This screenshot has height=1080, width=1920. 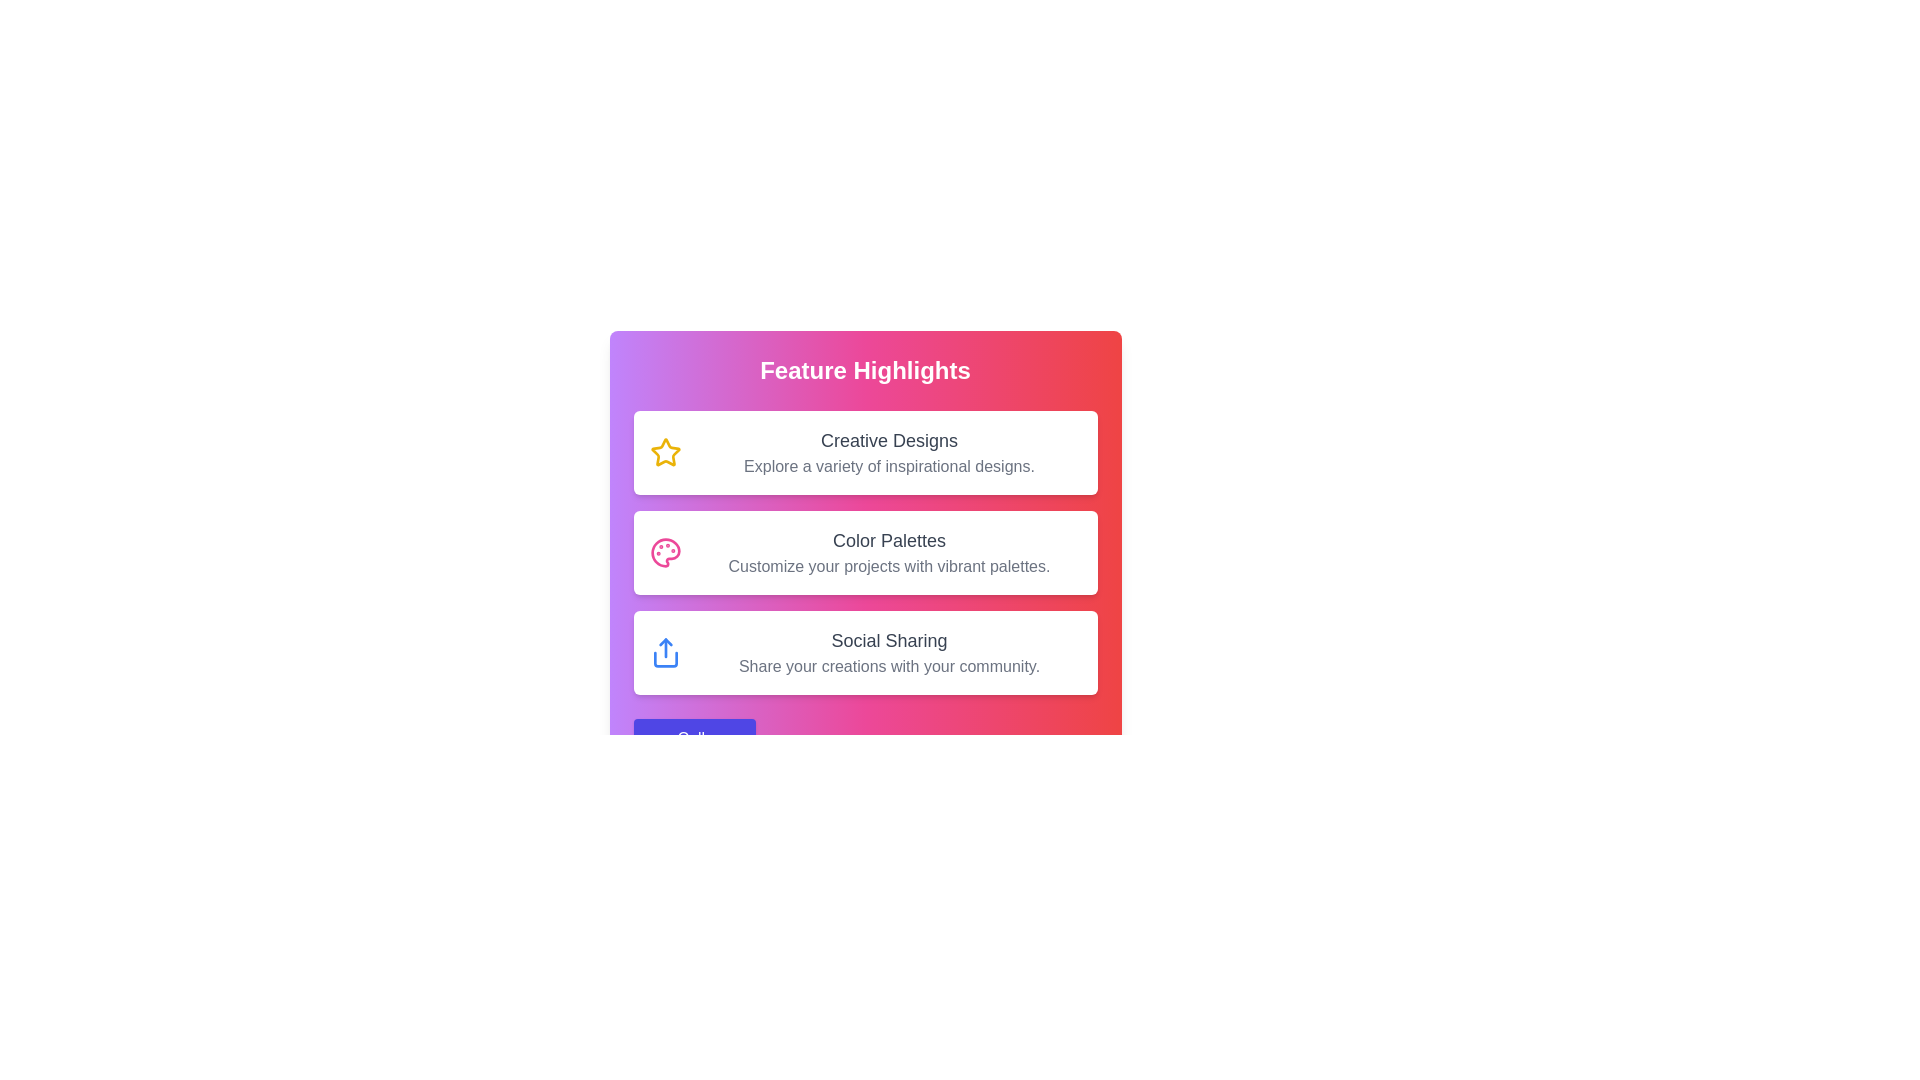 What do you see at coordinates (888, 552) in the screenshot?
I see `the second Informational card in the 'Feature Highlights' section` at bounding box center [888, 552].